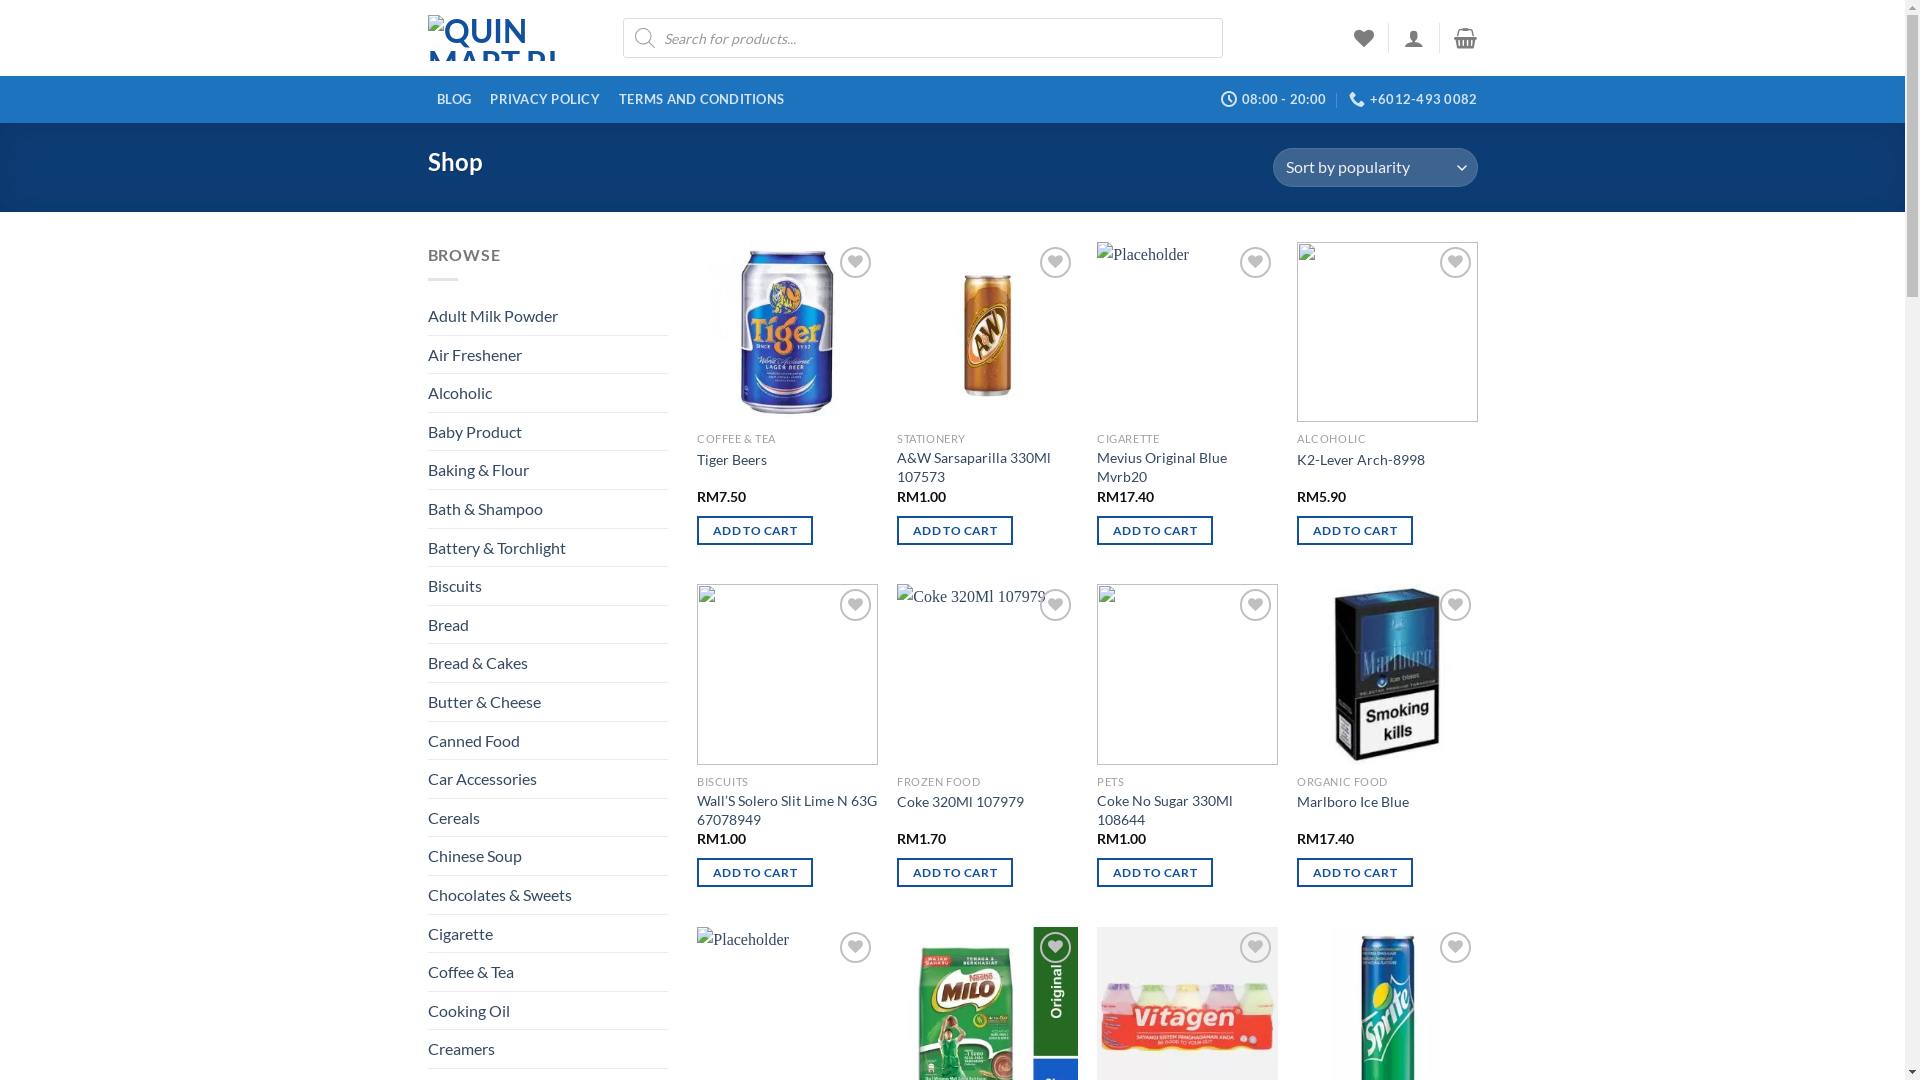  What do you see at coordinates (547, 855) in the screenshot?
I see `'Chinese Soup'` at bounding box center [547, 855].